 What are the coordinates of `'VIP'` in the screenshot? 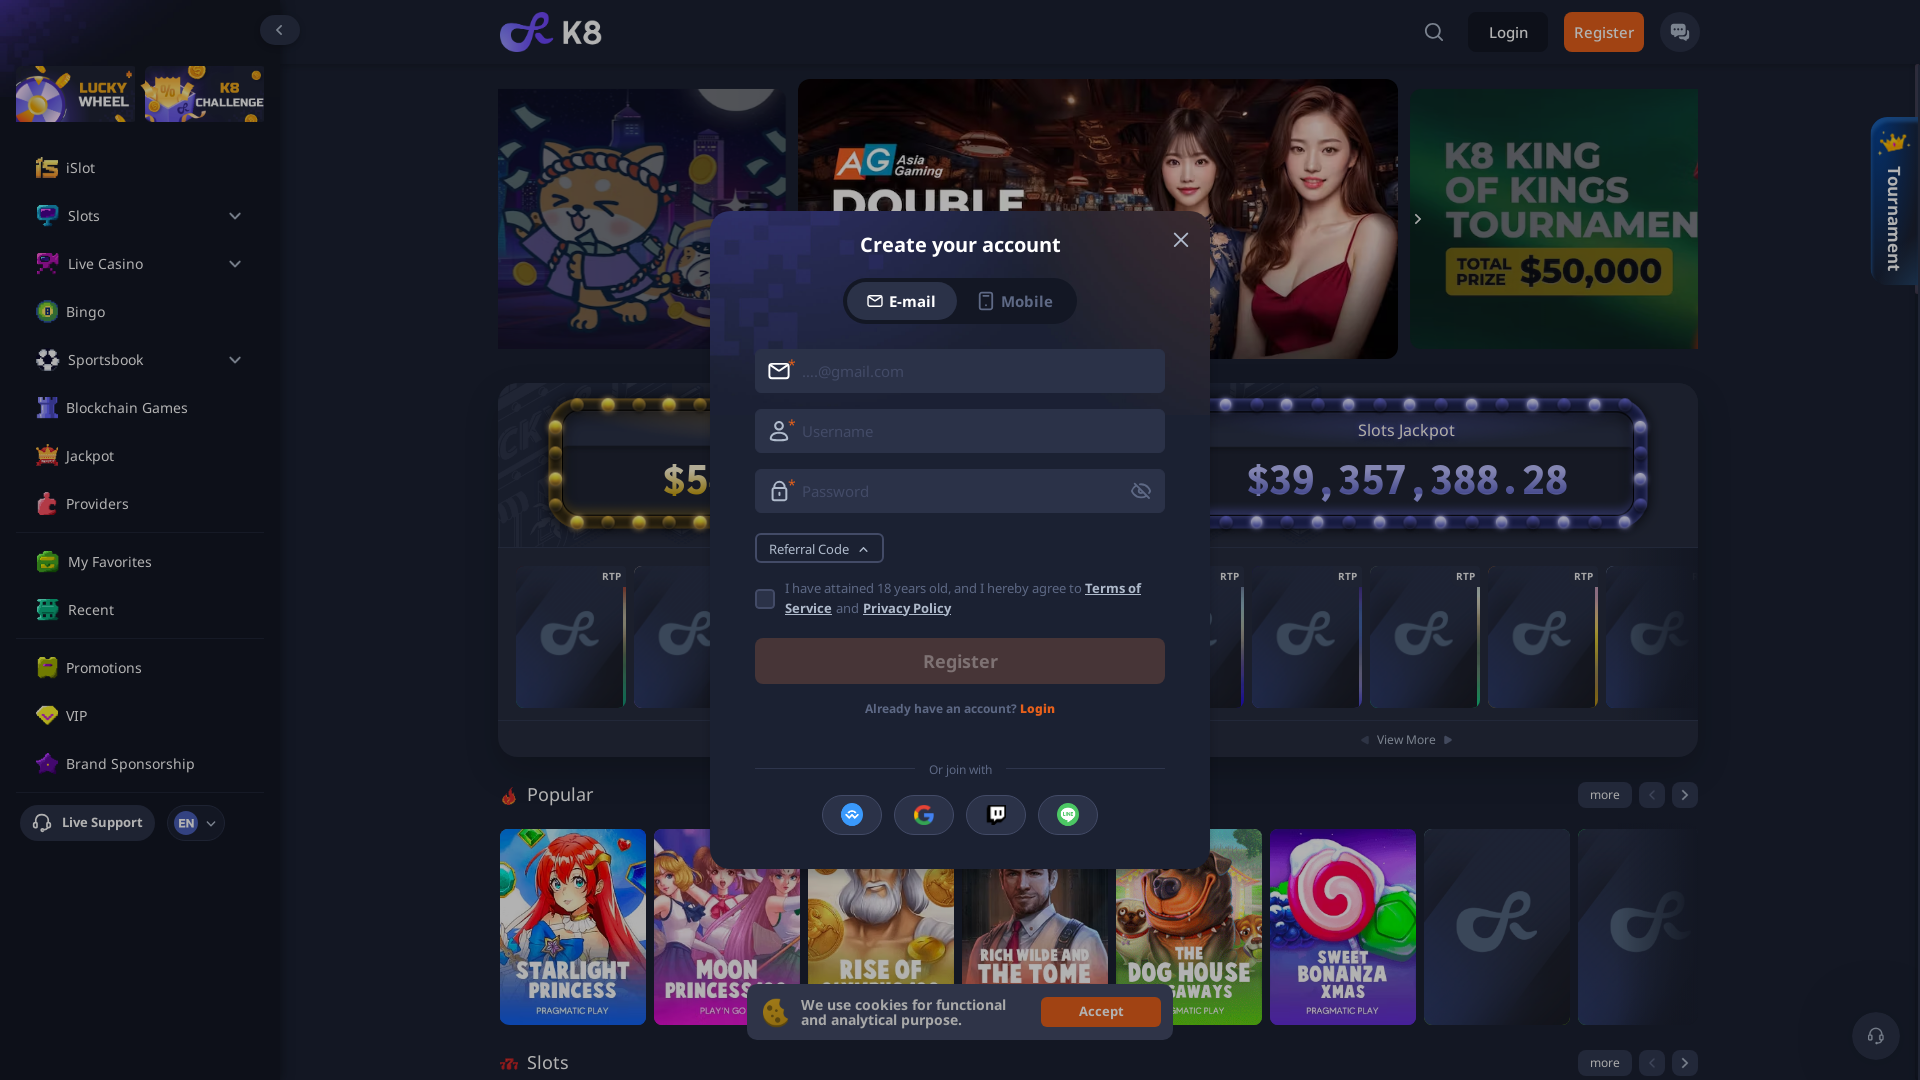 It's located at (153, 715).